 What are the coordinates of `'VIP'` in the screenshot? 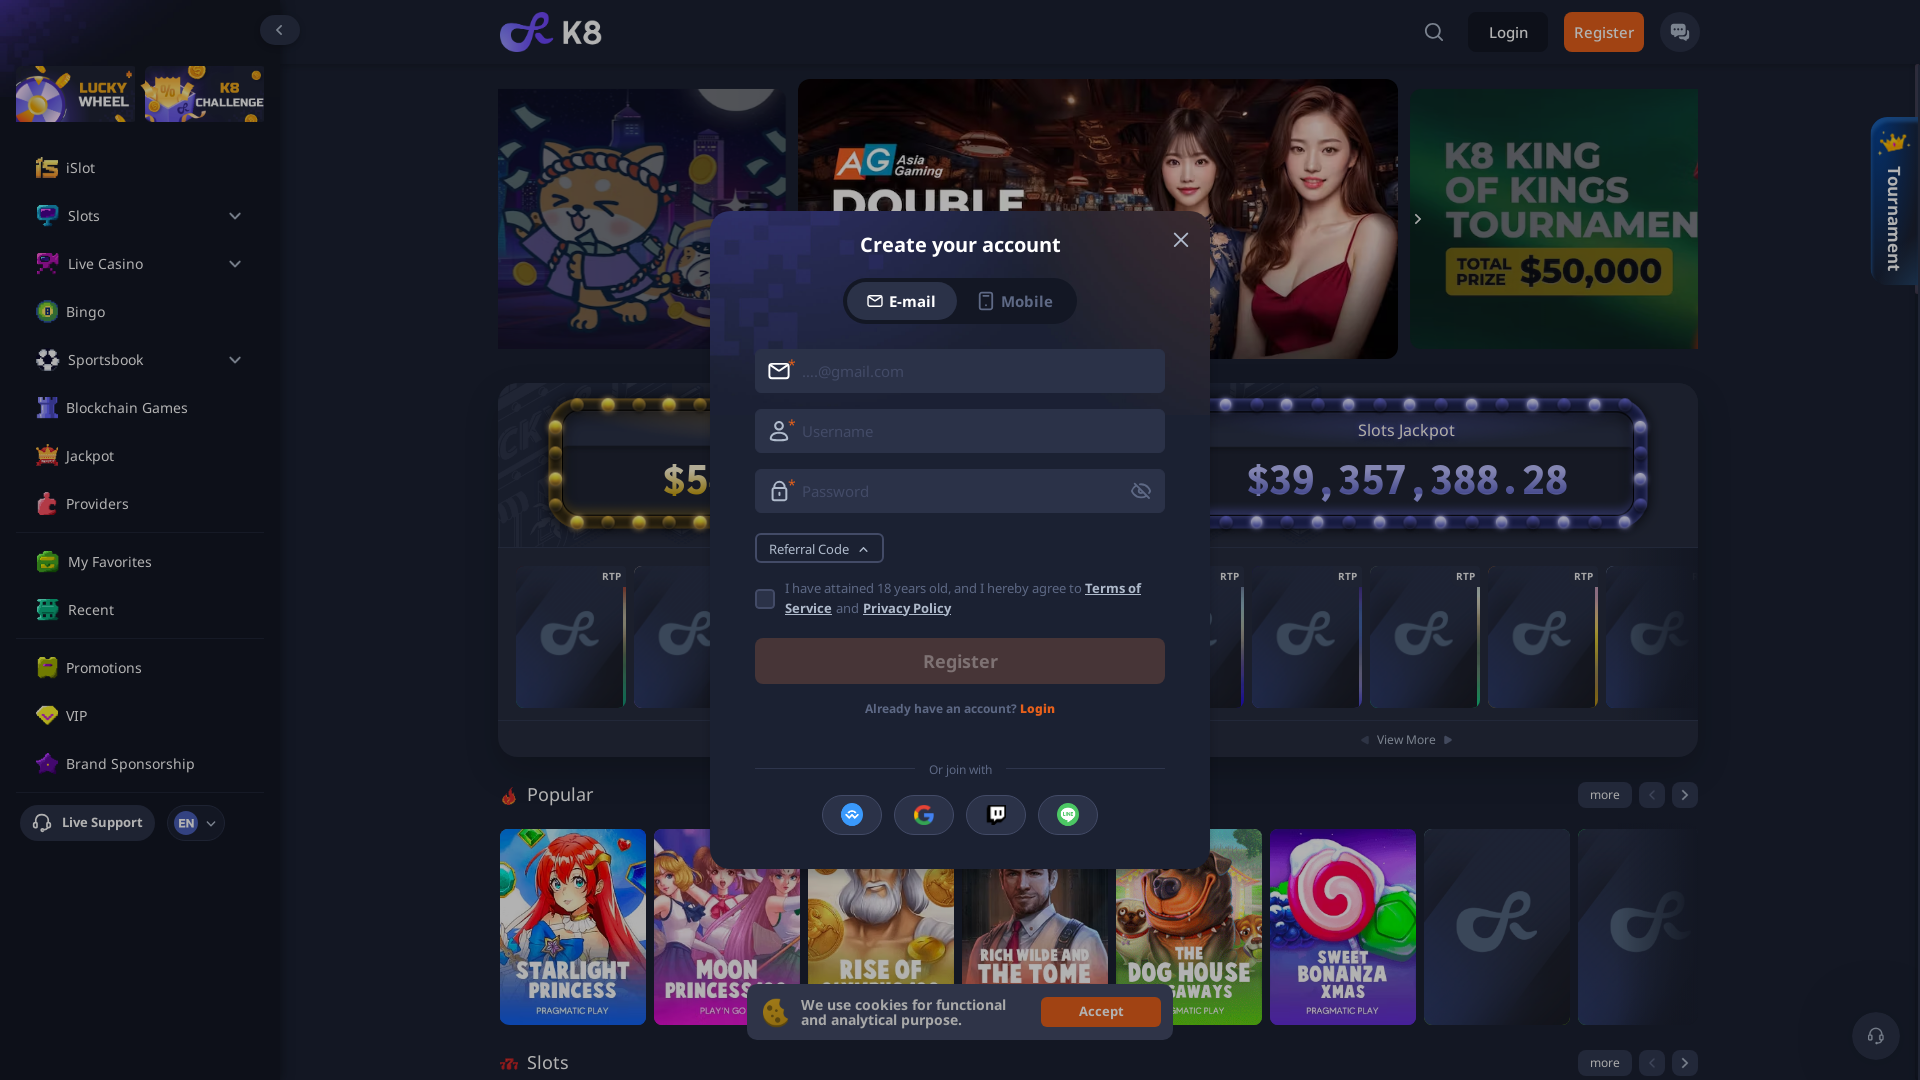 It's located at (153, 715).